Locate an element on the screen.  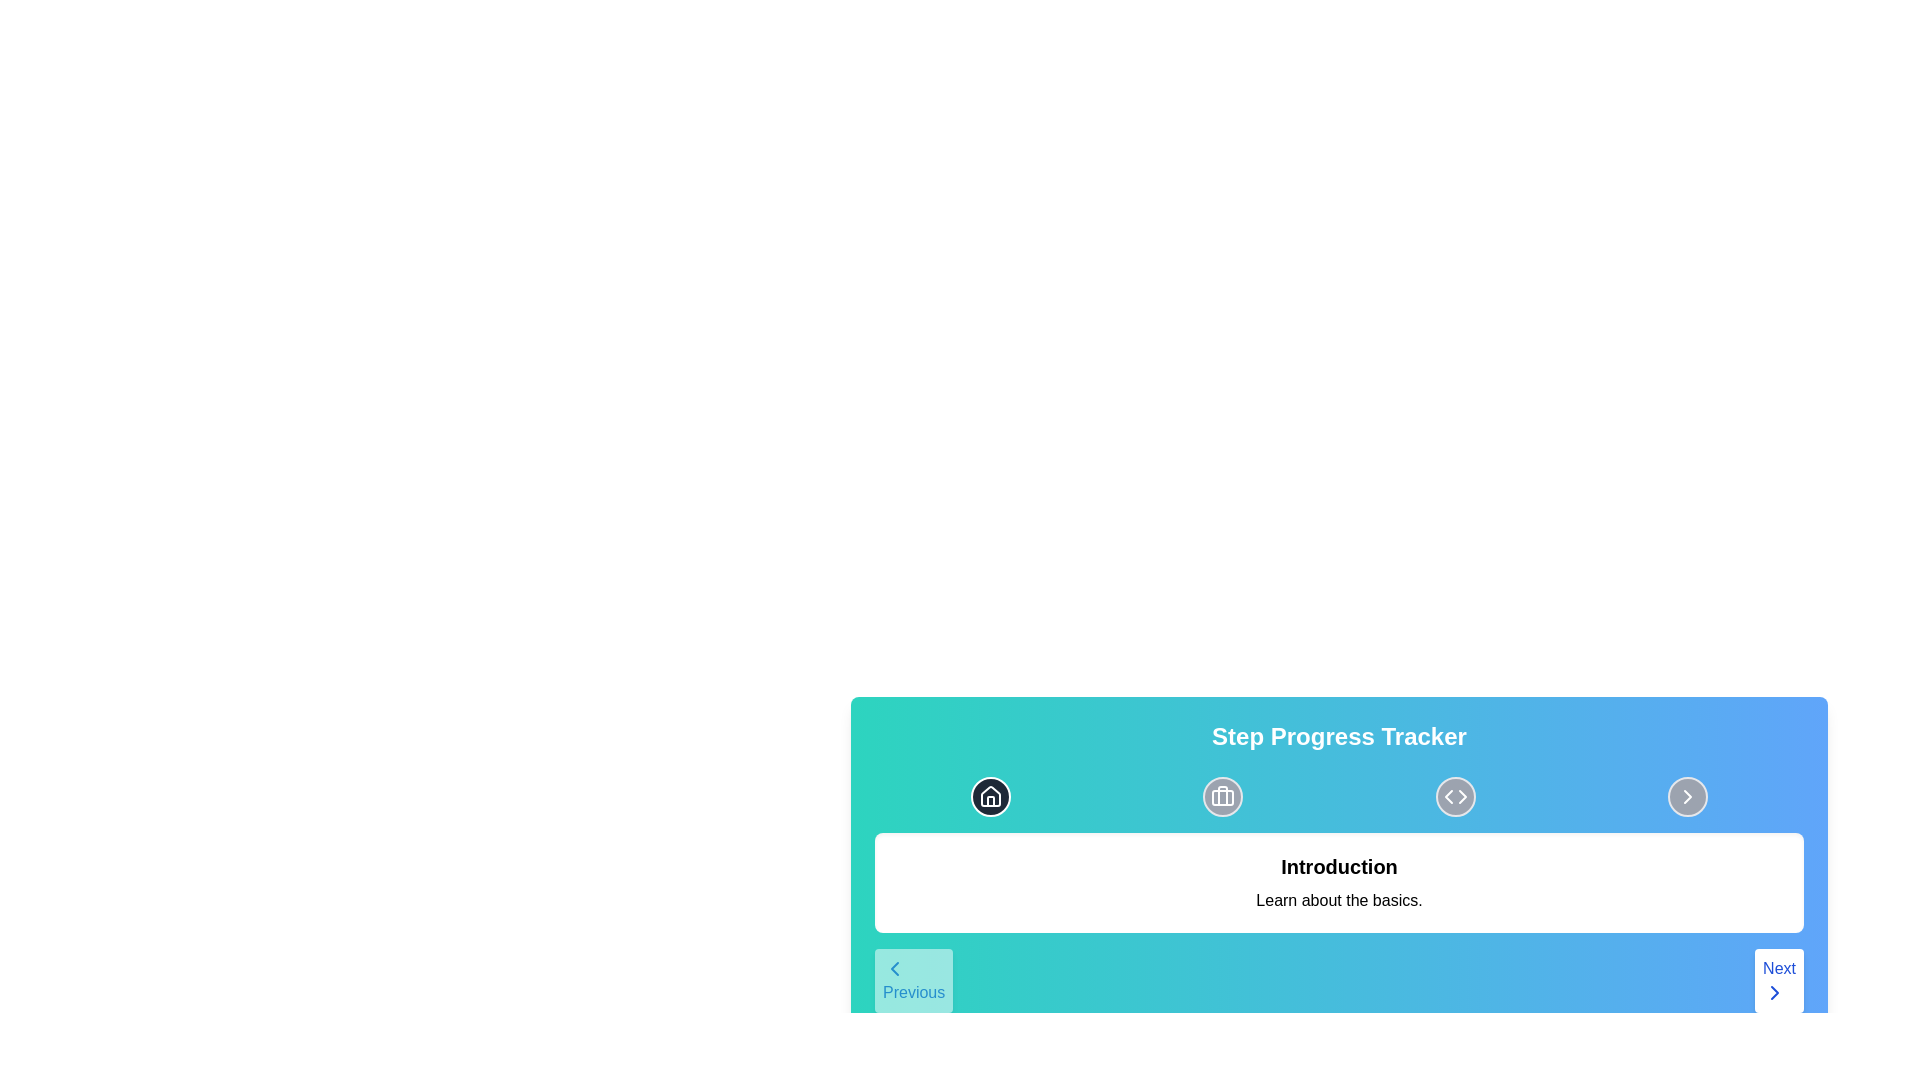
the rectangular button with rounded corners labeled 'Next' is located at coordinates (1779, 979).